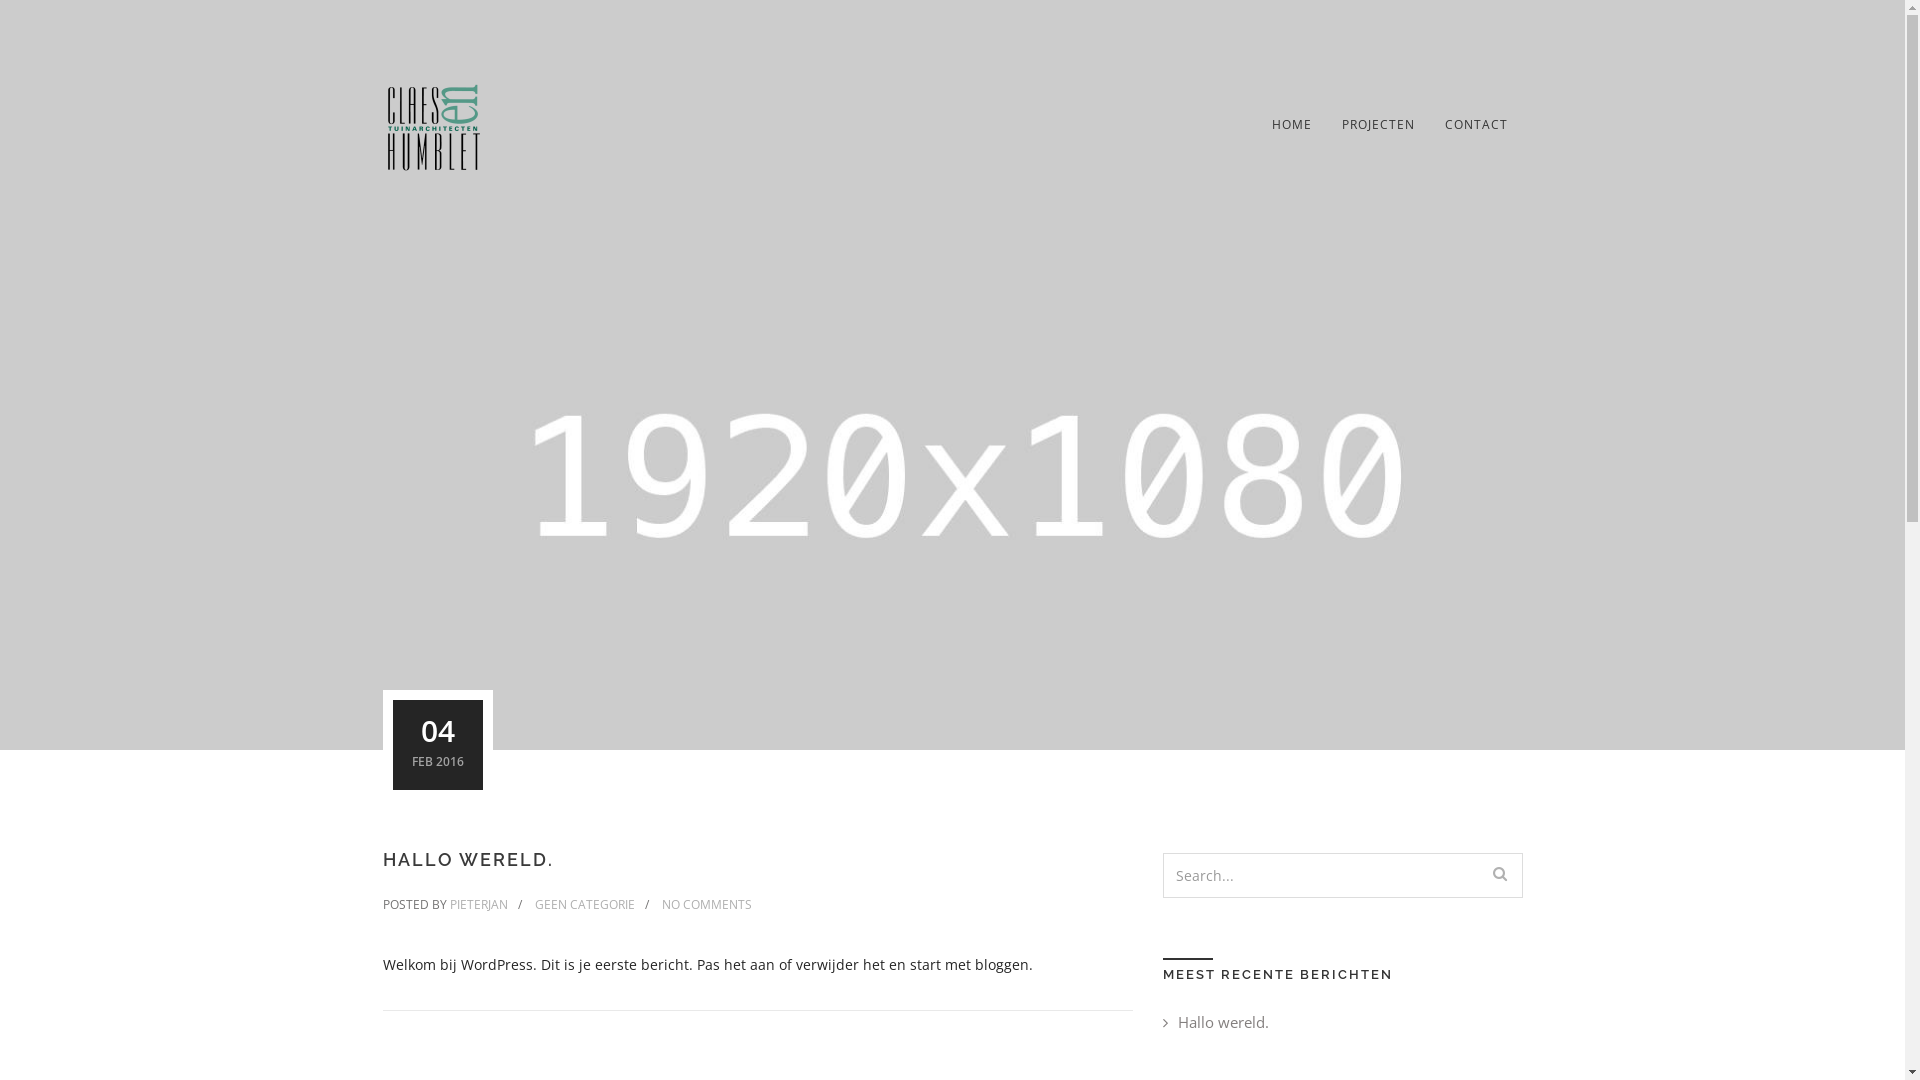 This screenshot has width=1920, height=1080. I want to click on 'CONTACT', so click(1476, 124).